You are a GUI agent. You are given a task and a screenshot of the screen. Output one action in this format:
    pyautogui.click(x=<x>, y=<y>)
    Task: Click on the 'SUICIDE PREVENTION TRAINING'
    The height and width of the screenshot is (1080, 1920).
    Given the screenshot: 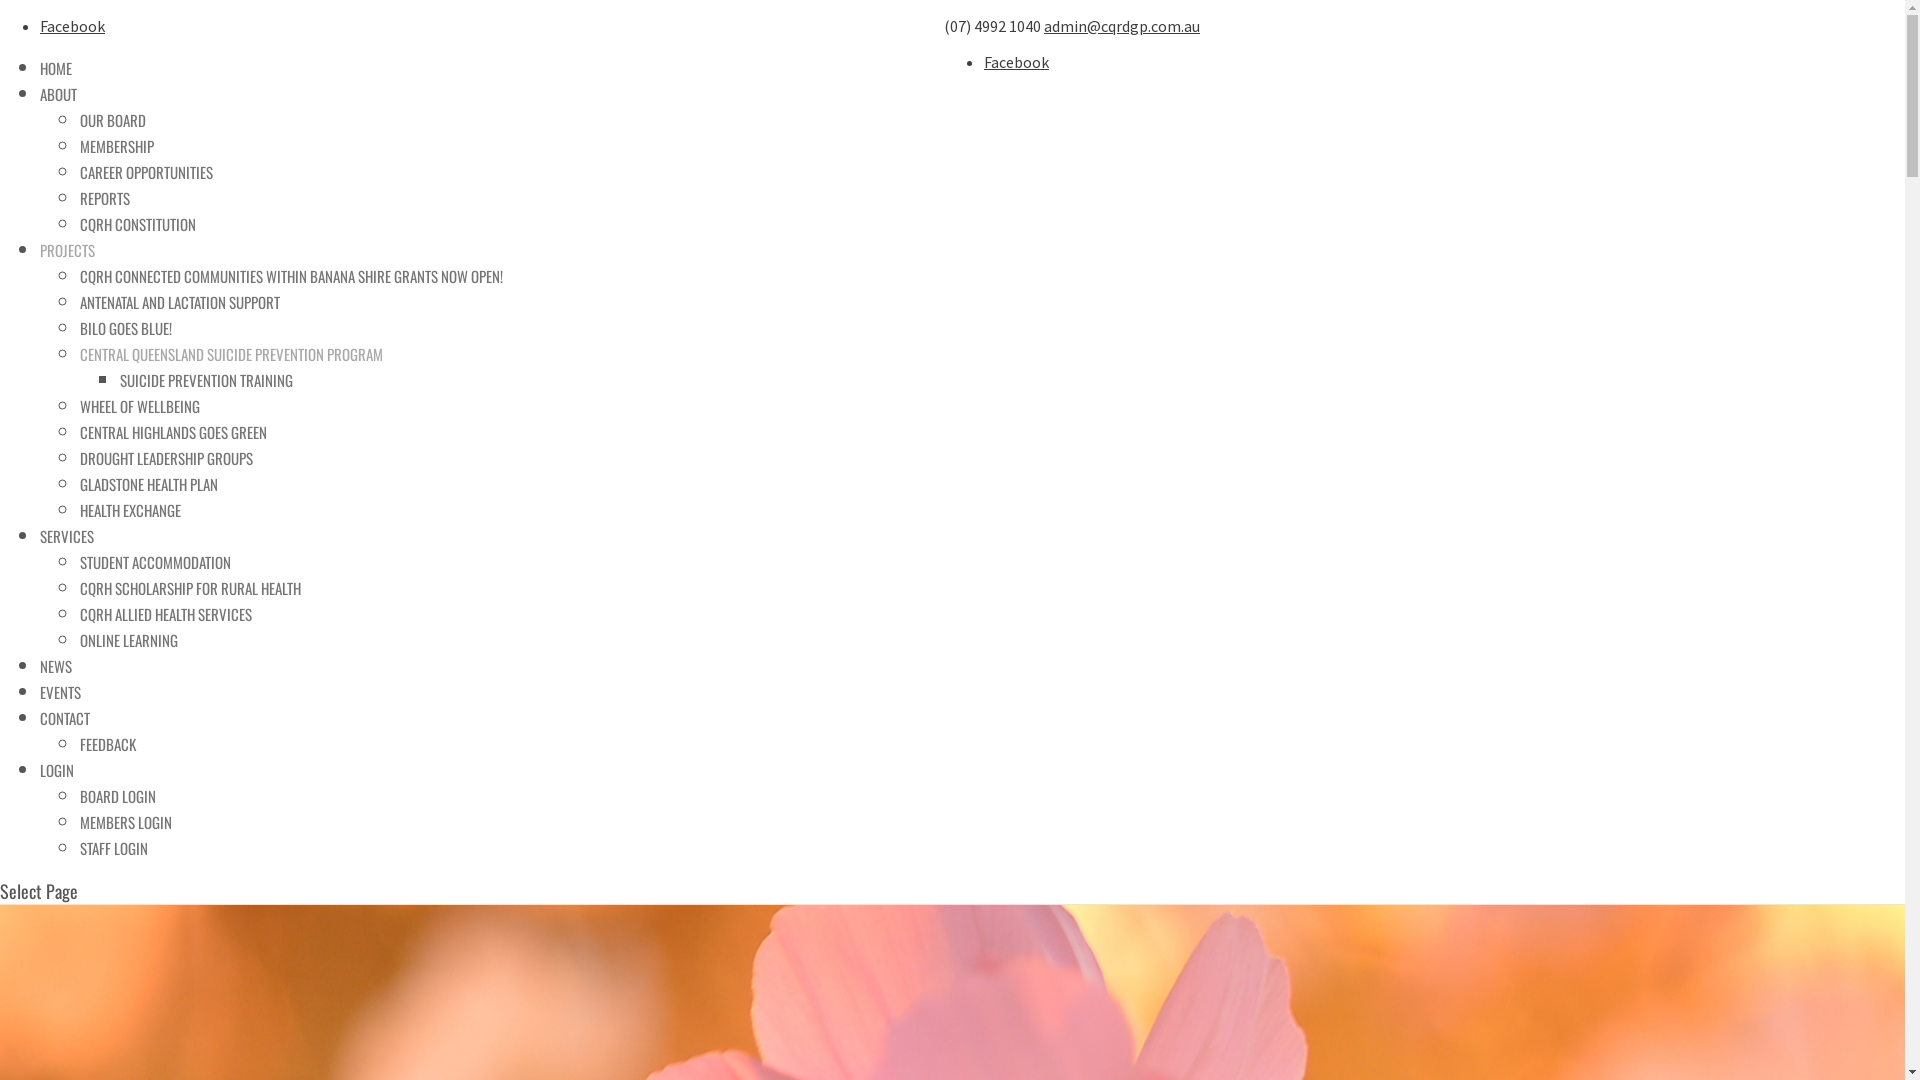 What is the action you would take?
    pyautogui.click(x=206, y=380)
    